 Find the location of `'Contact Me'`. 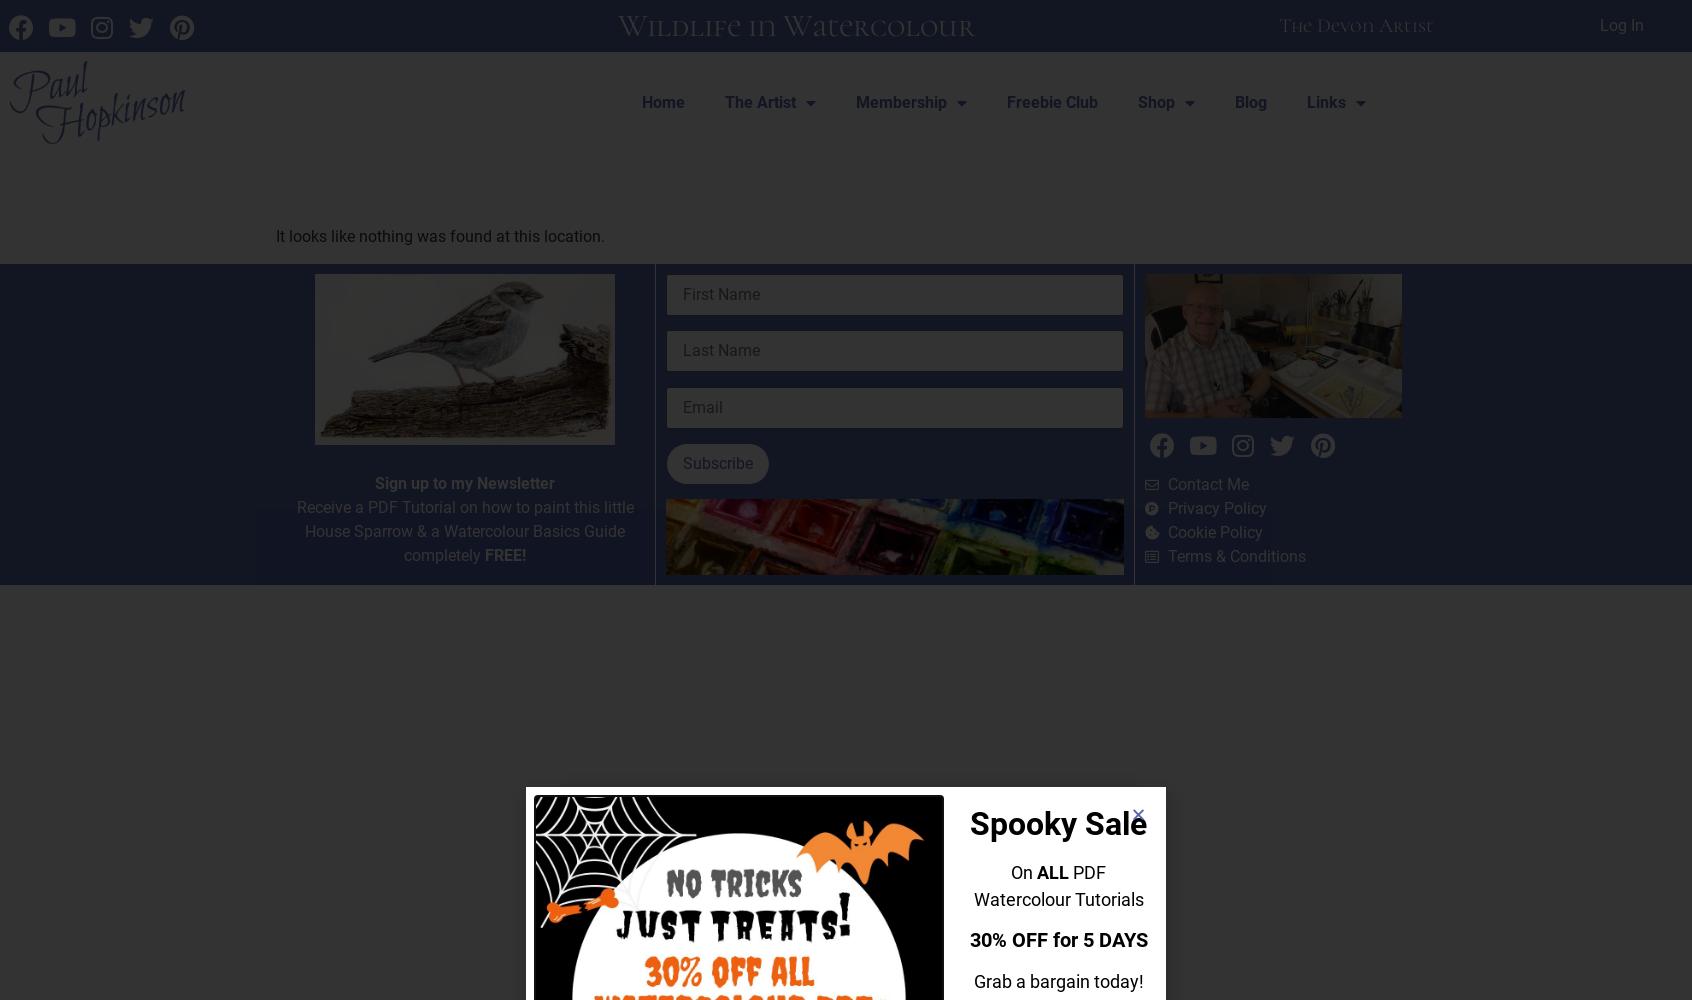

'Contact Me' is located at coordinates (1207, 483).